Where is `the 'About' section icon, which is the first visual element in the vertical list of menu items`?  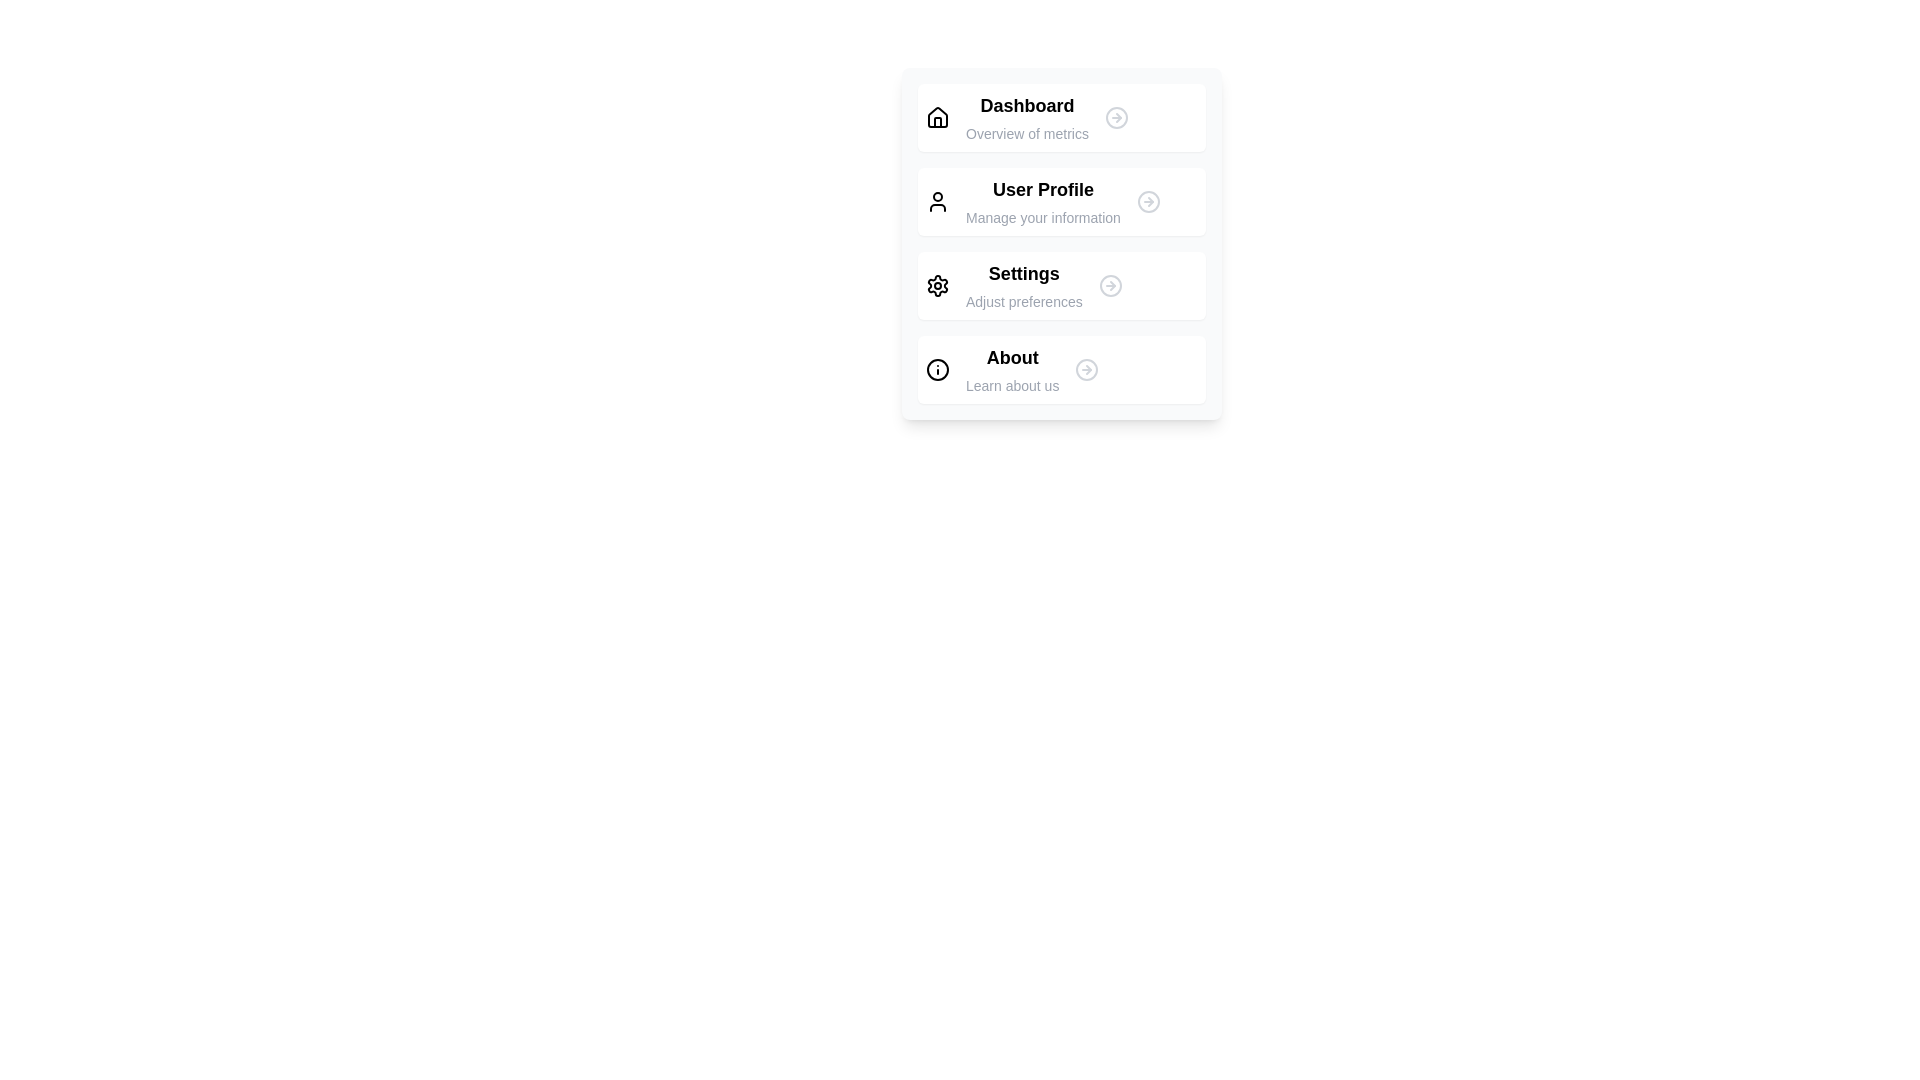 the 'About' section icon, which is the first visual element in the vertical list of menu items is located at coordinates (936, 370).